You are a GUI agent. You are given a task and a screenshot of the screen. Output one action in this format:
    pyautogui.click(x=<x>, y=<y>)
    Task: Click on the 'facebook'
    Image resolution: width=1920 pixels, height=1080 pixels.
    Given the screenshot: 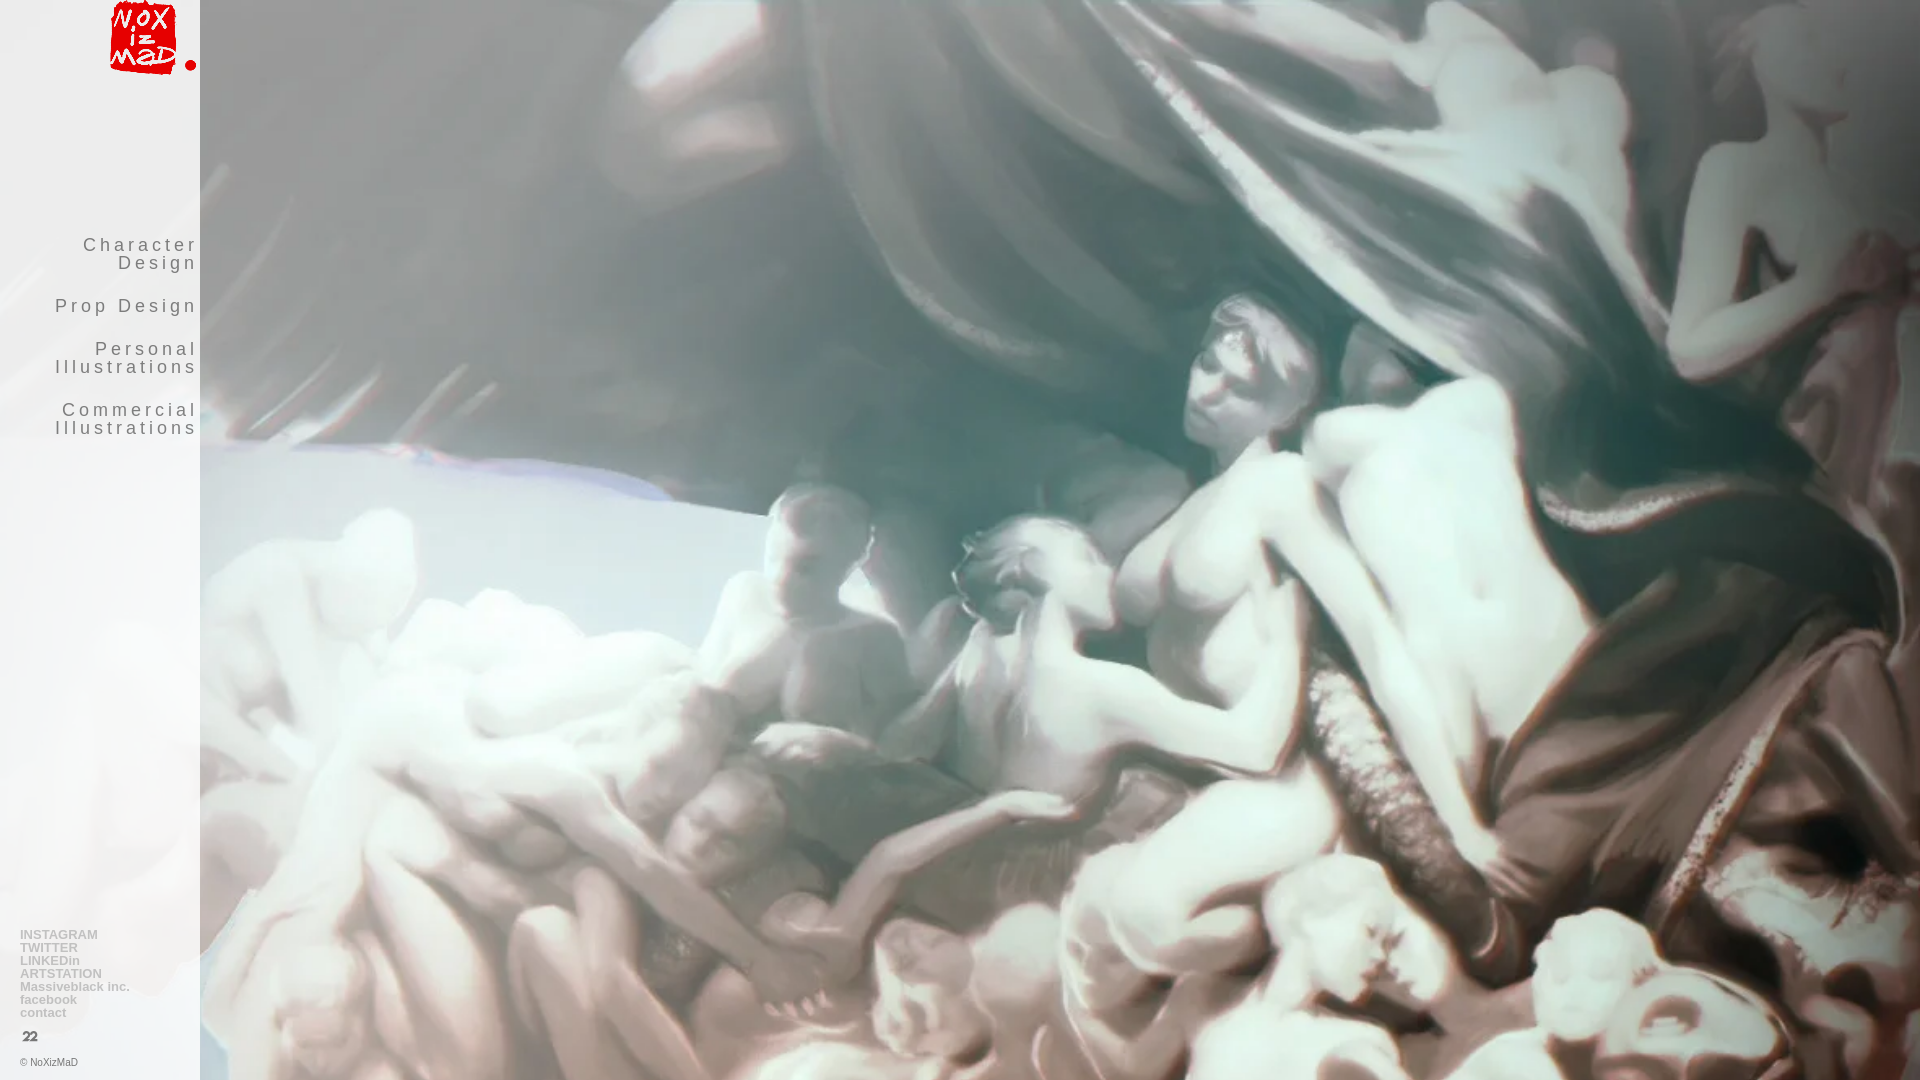 What is the action you would take?
    pyautogui.click(x=99, y=999)
    